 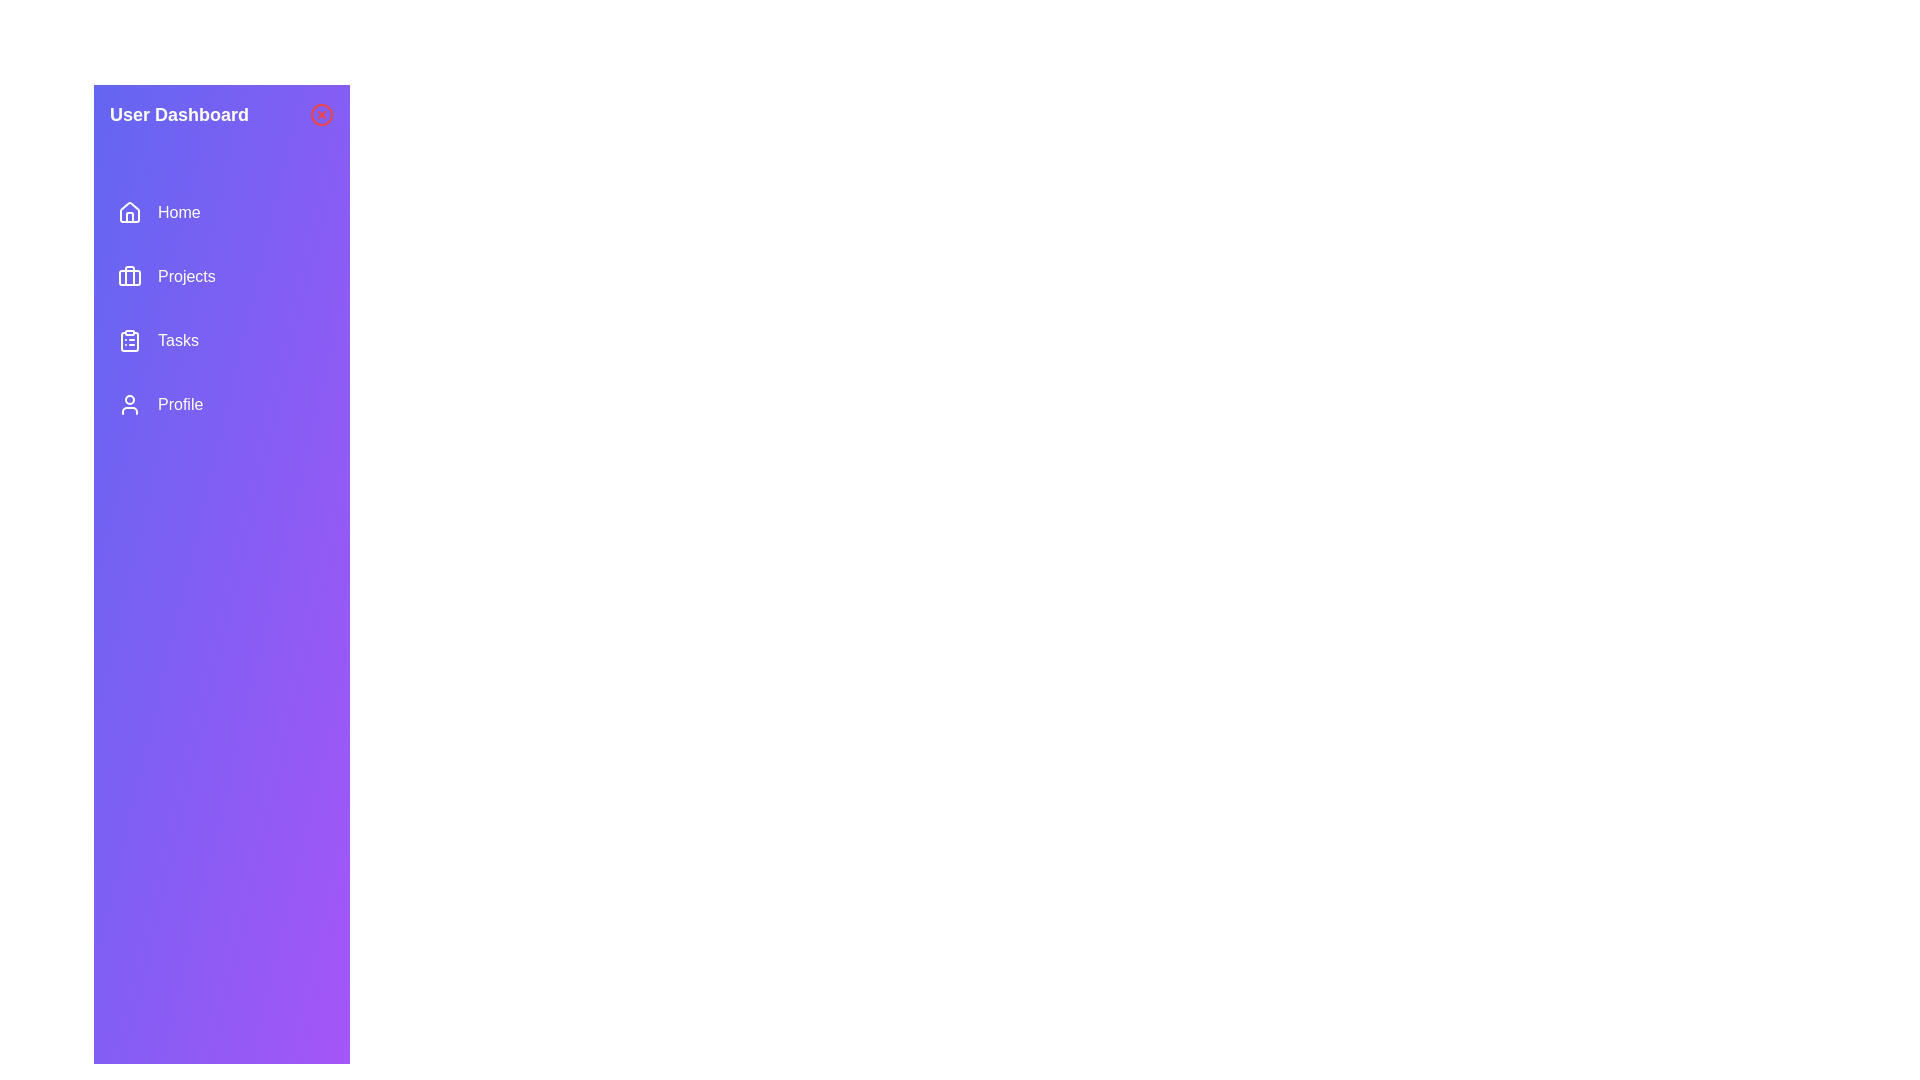 What do you see at coordinates (128, 277) in the screenshot?
I see `the rectangular element within the 'Projects' menu item's briefcase icon in the sidebar menu` at bounding box center [128, 277].